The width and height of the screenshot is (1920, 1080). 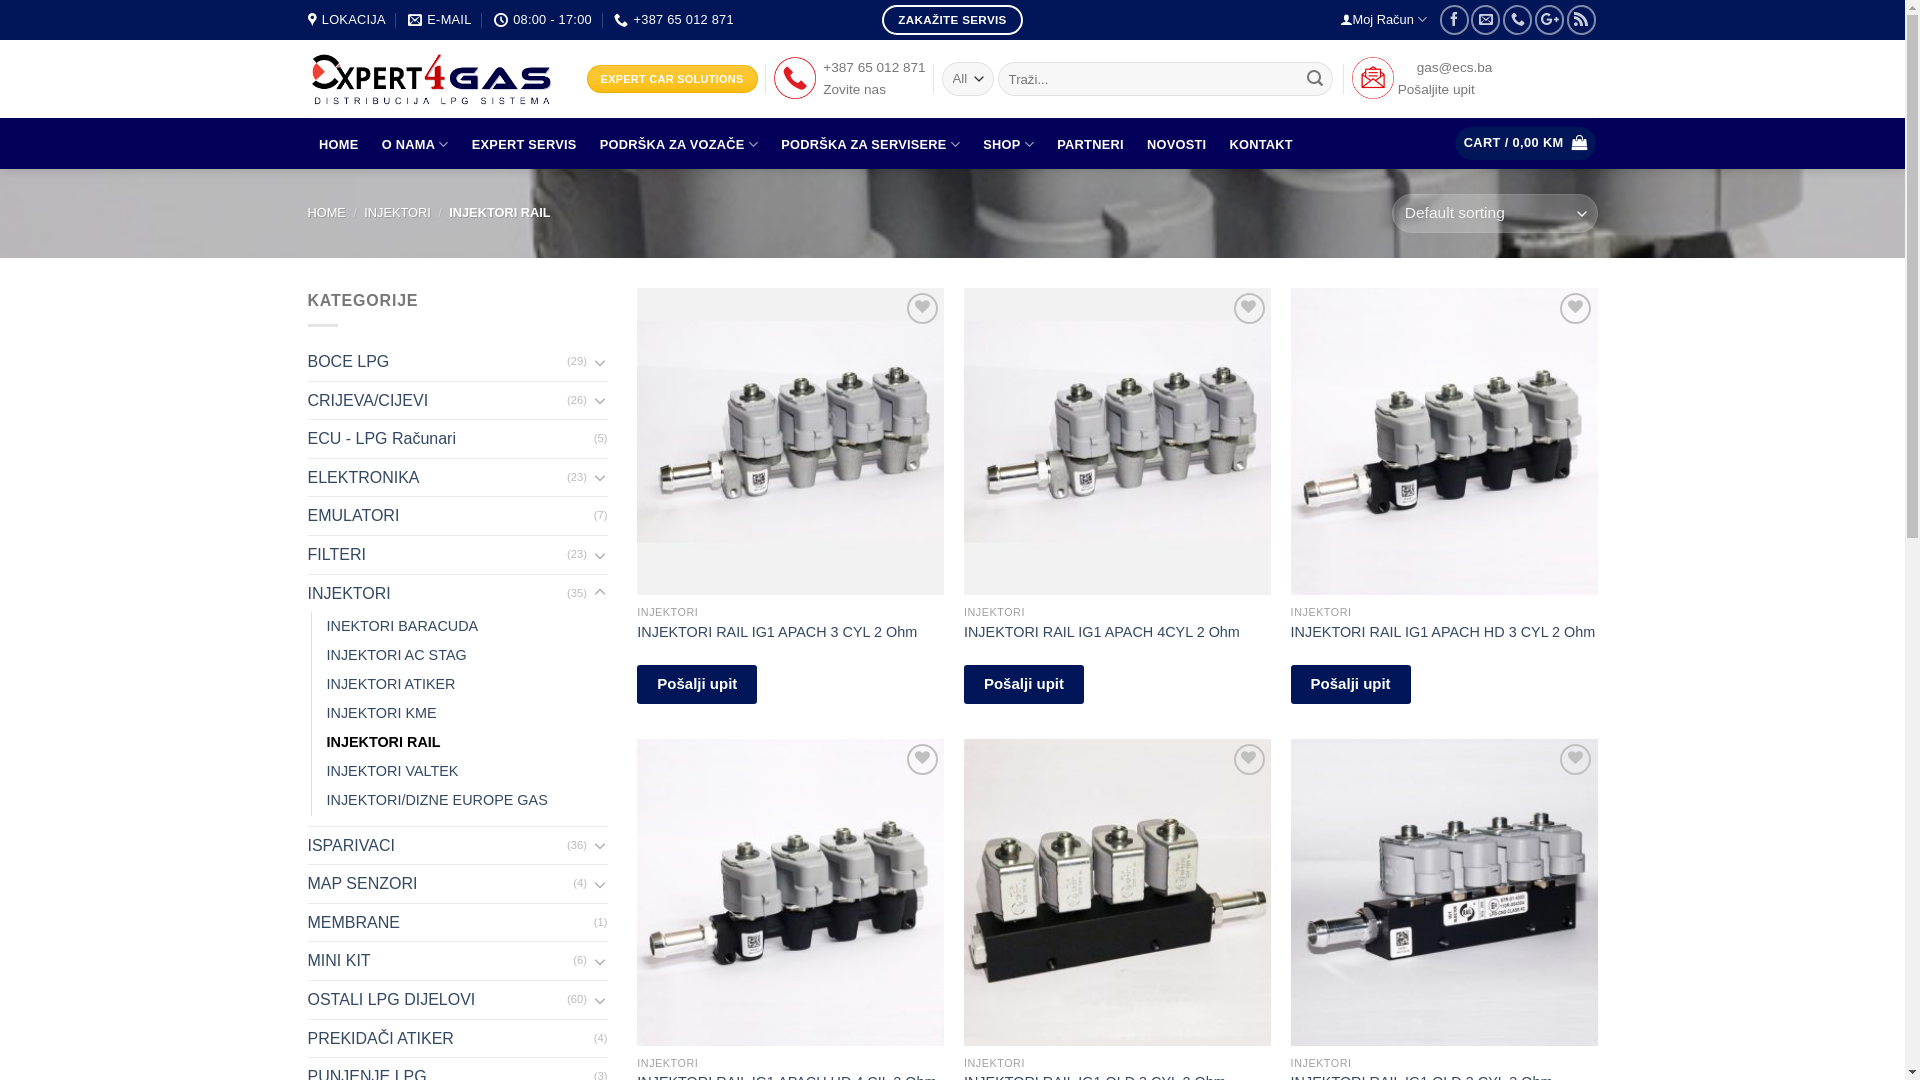 What do you see at coordinates (306, 19) in the screenshot?
I see `'LOKACIJA'` at bounding box center [306, 19].